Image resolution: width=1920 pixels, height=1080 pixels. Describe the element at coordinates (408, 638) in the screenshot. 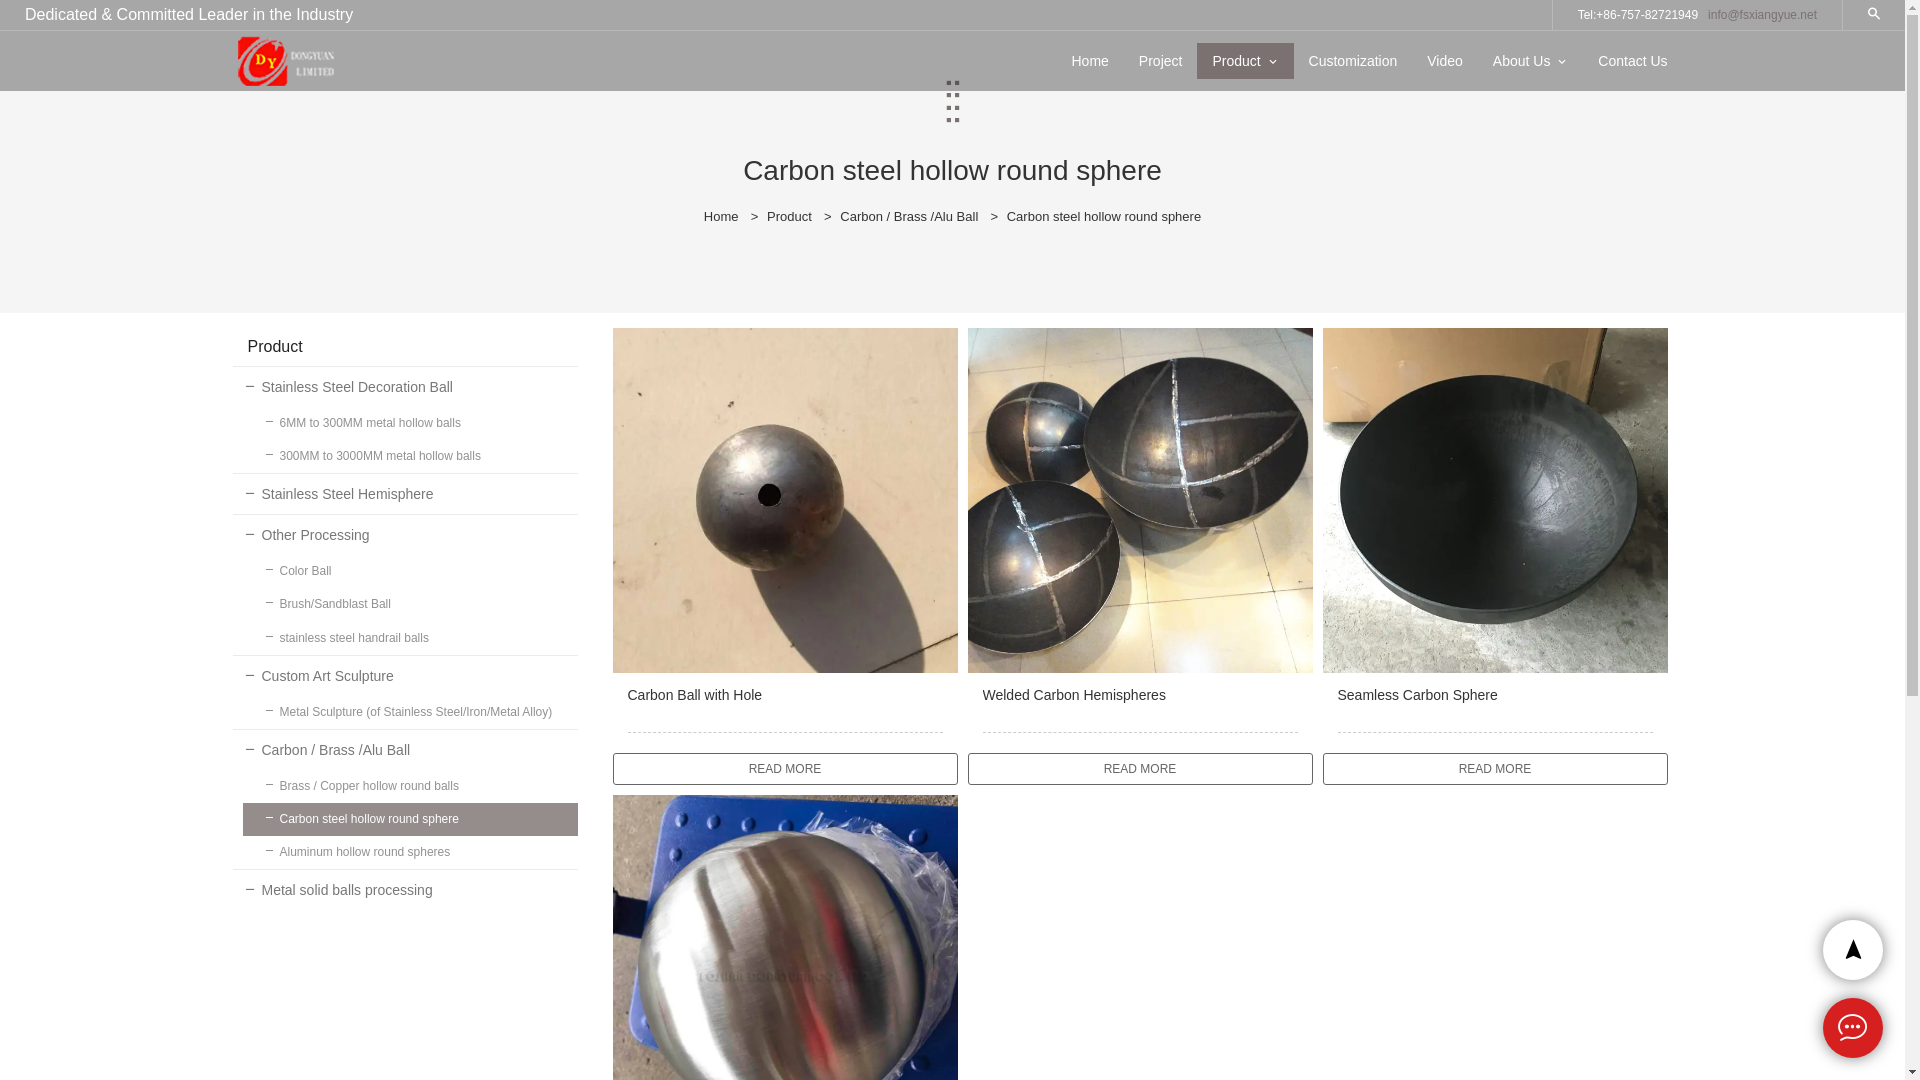

I see `'stainless steel handrail balls'` at that location.